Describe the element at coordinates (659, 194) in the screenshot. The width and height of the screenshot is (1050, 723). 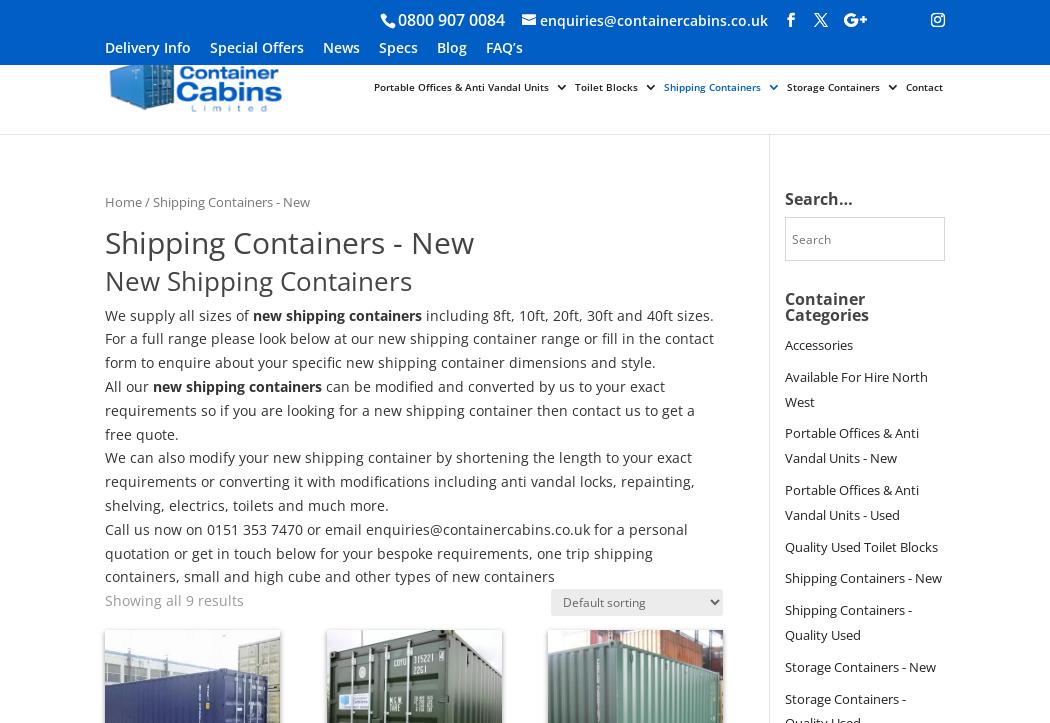
I see `'Used Toilet Blocks'` at that location.